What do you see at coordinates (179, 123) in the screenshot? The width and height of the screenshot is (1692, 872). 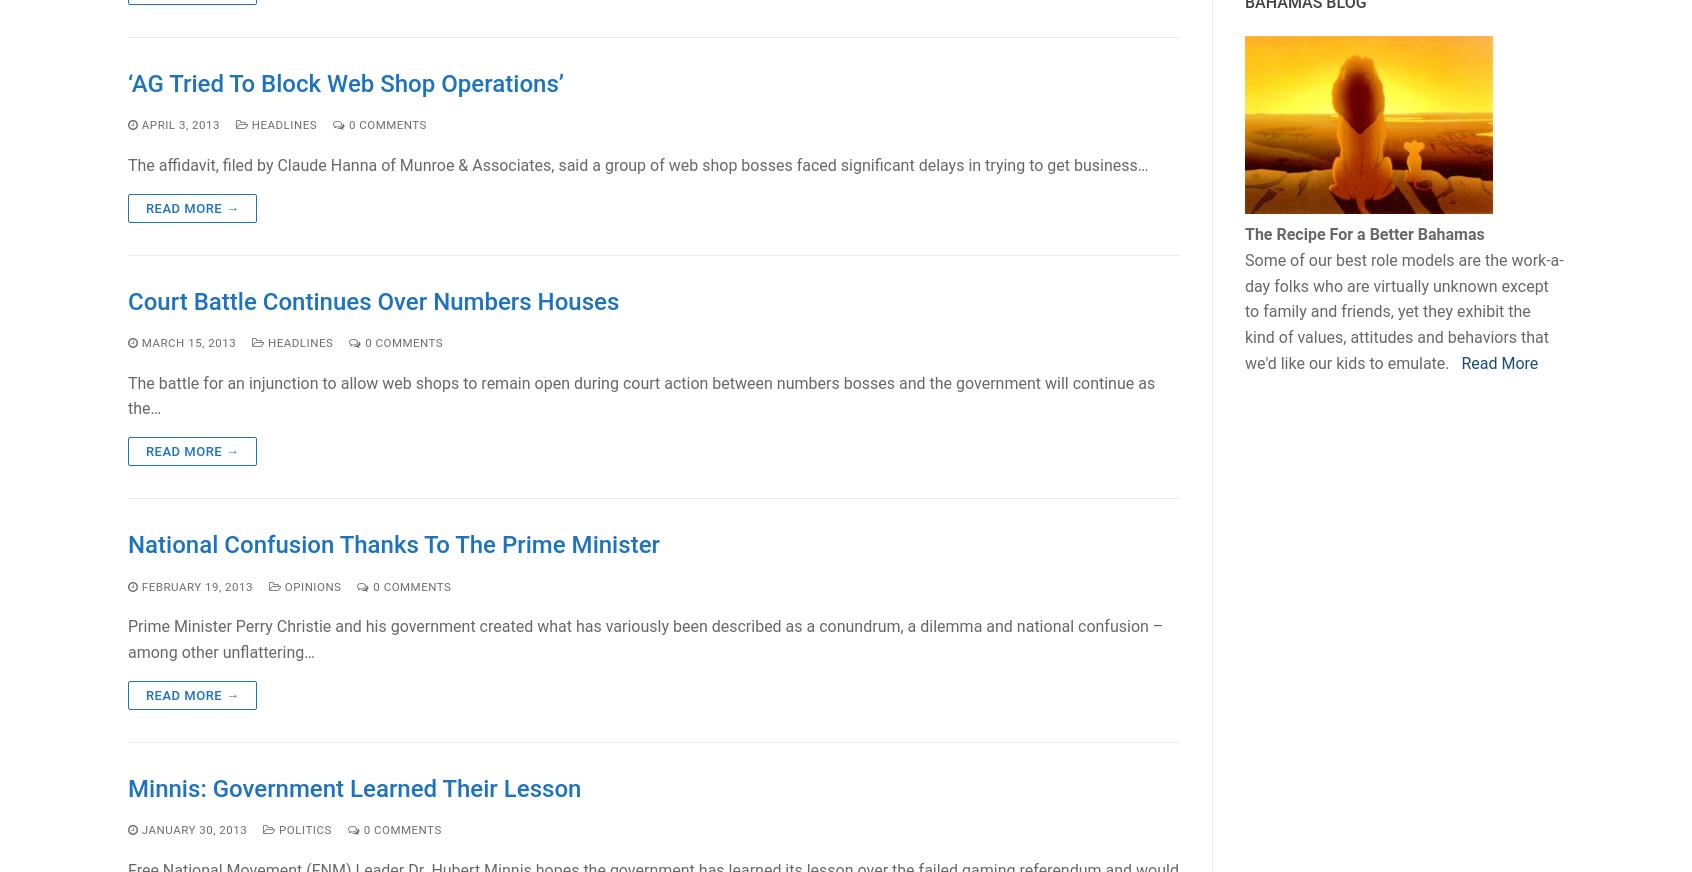 I see `'April 3, 2013'` at bounding box center [179, 123].